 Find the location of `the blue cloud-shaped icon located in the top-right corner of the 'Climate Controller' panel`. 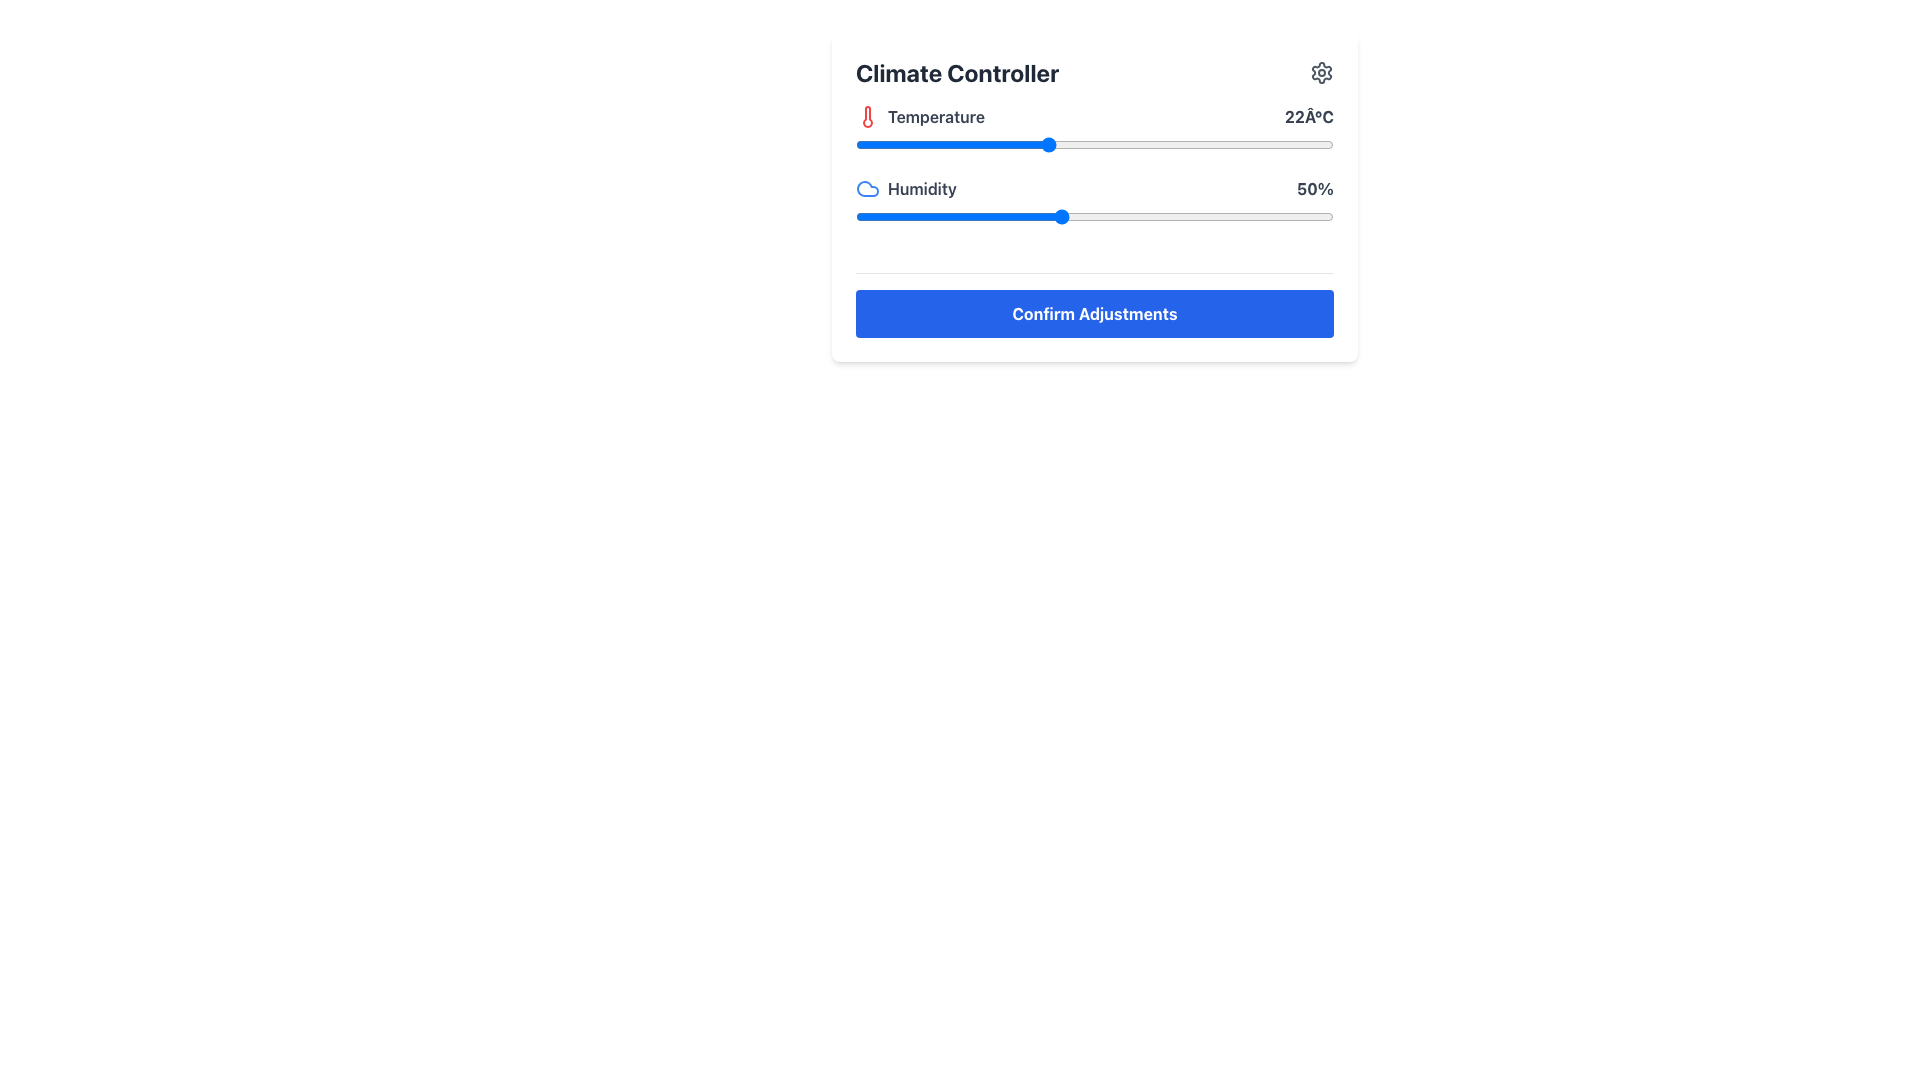

the blue cloud-shaped icon located in the top-right corner of the 'Climate Controller' panel is located at coordinates (868, 189).